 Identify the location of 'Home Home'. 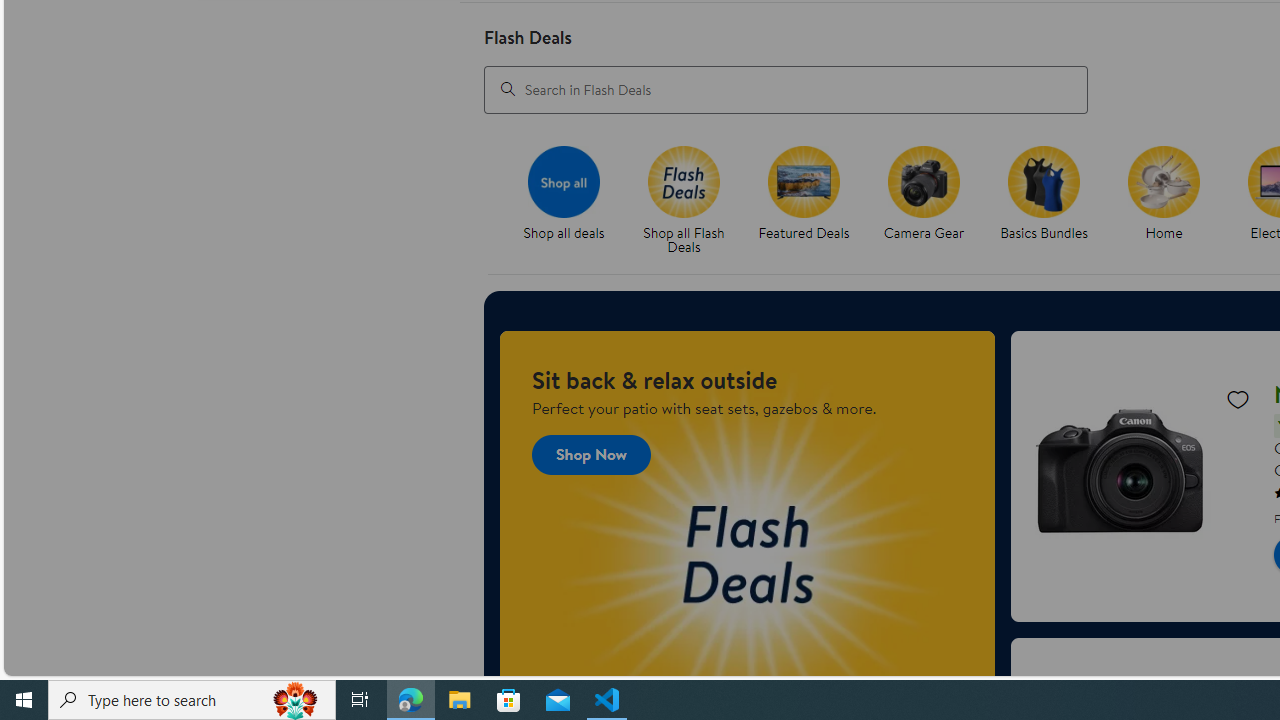
(1164, 194).